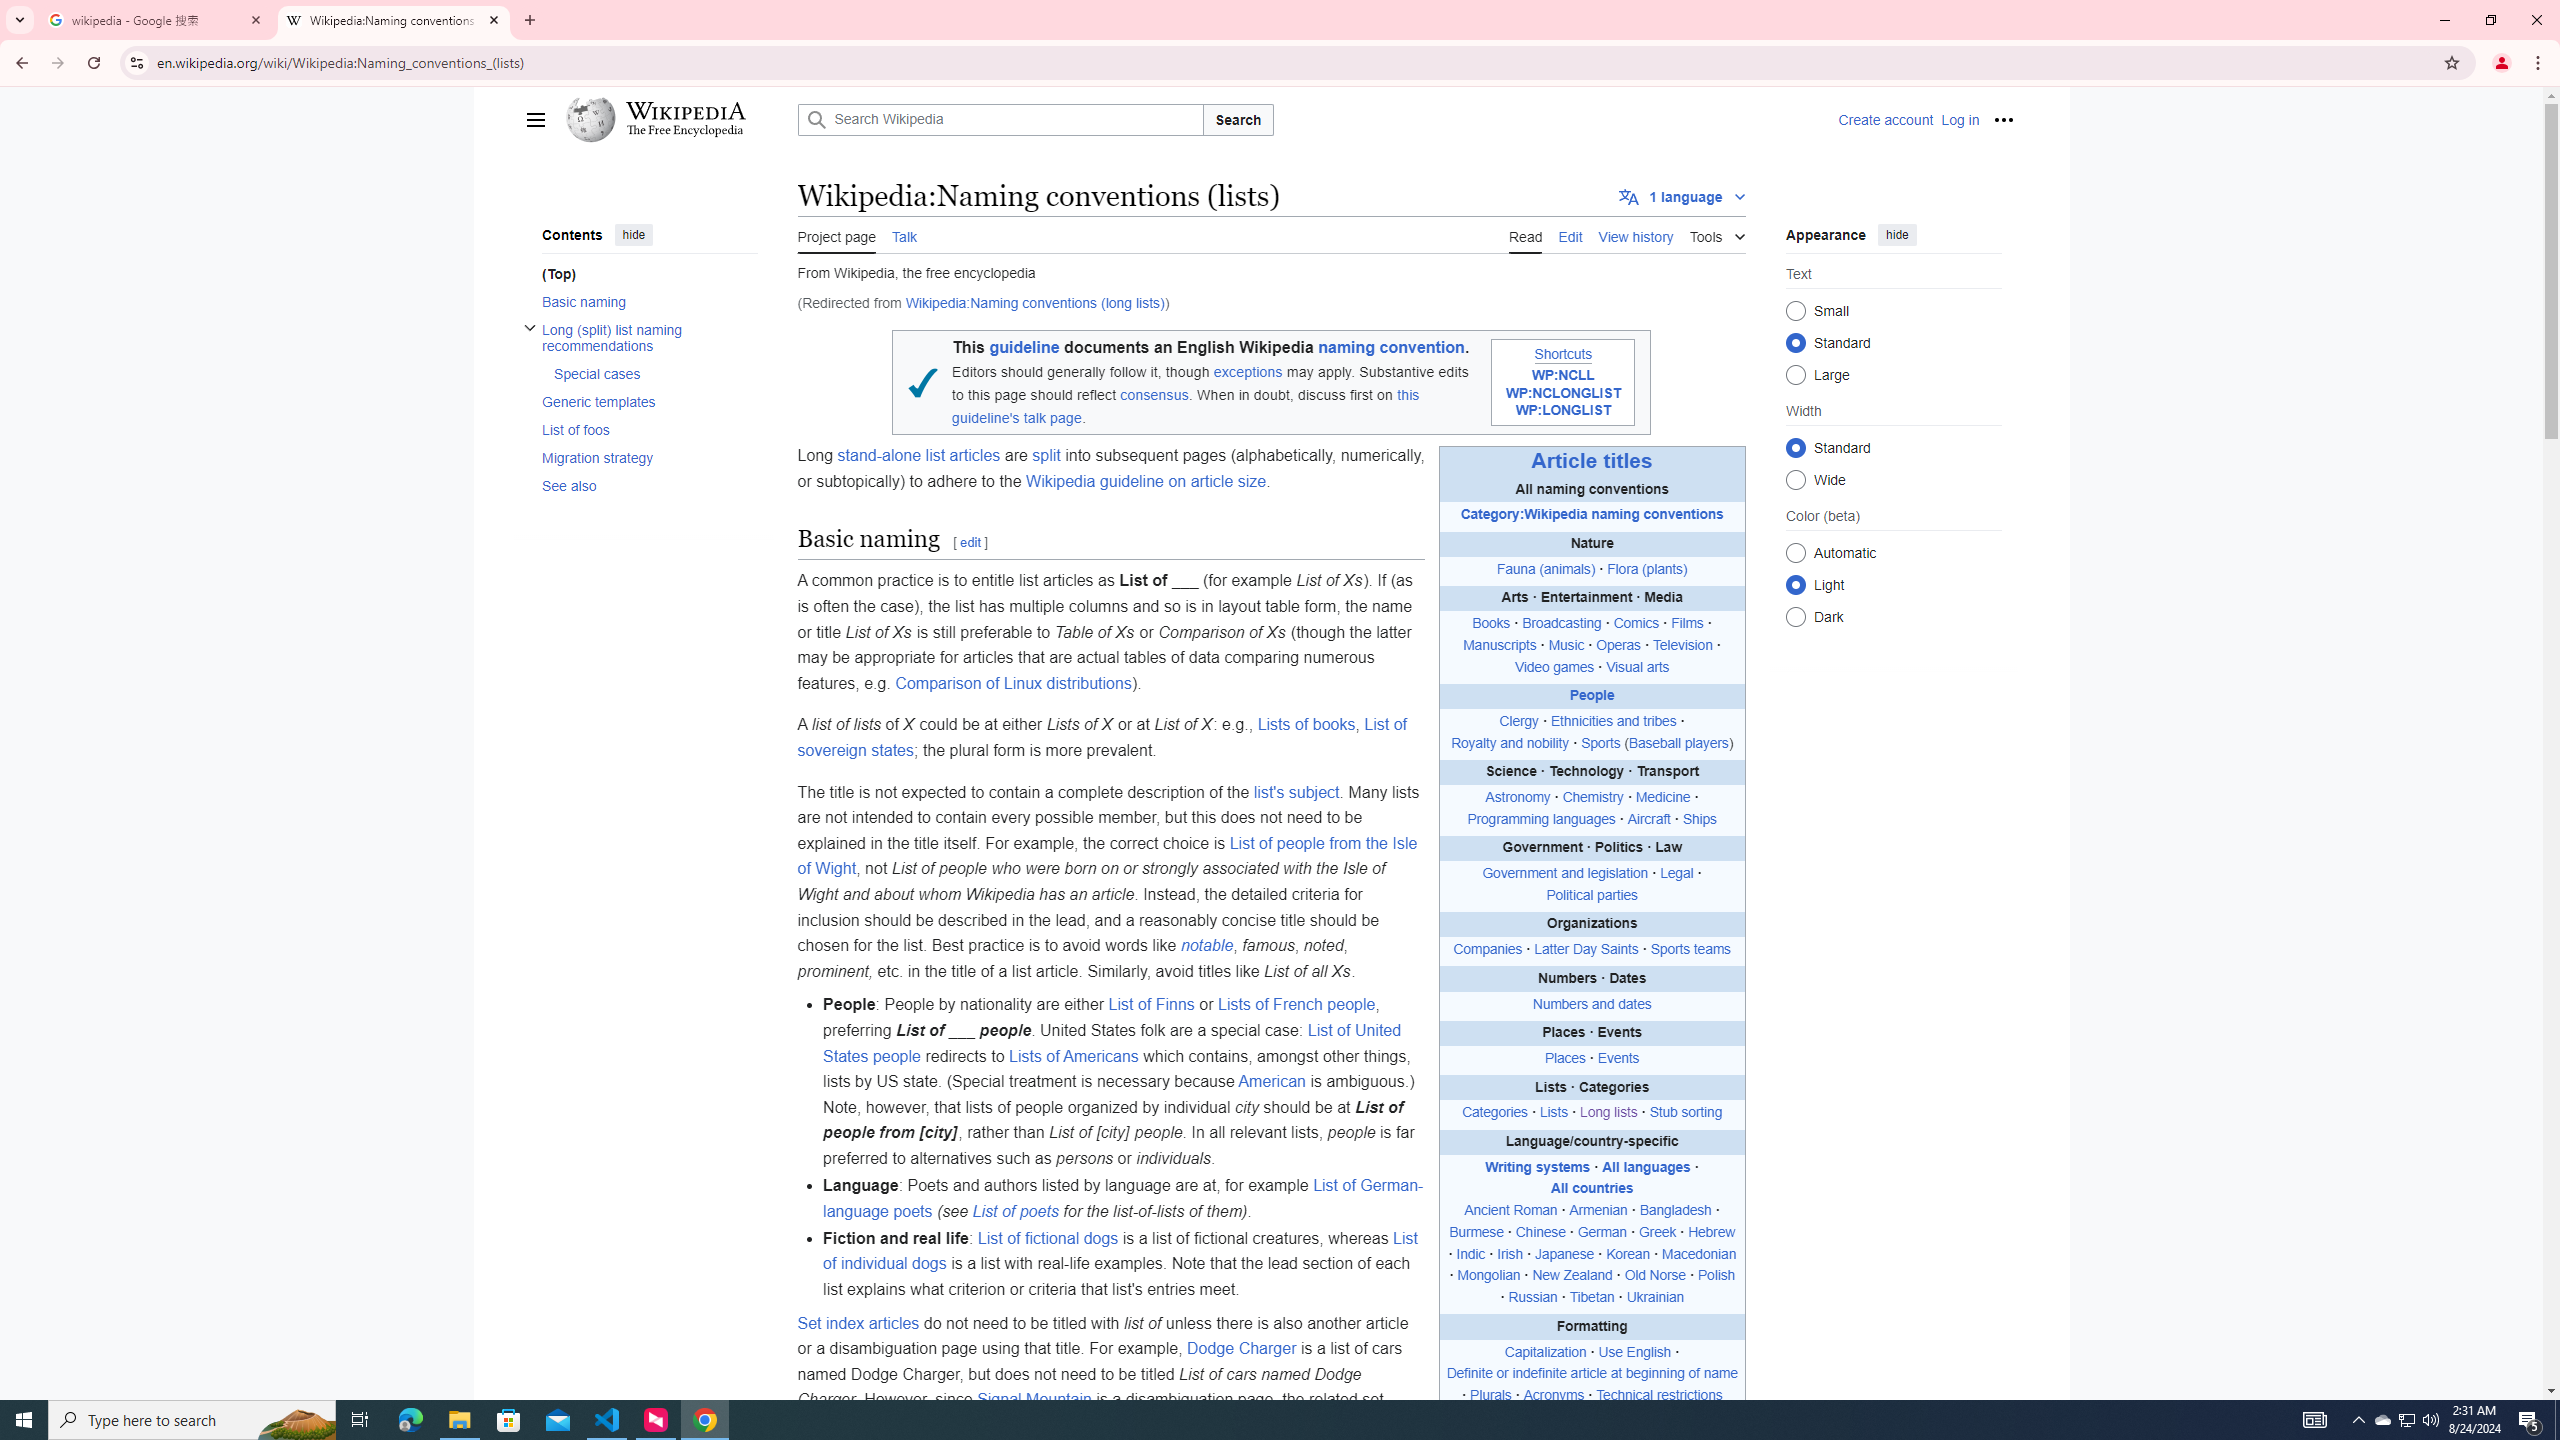  Describe the element at coordinates (1646, 1167) in the screenshot. I see `'All languages'` at that location.